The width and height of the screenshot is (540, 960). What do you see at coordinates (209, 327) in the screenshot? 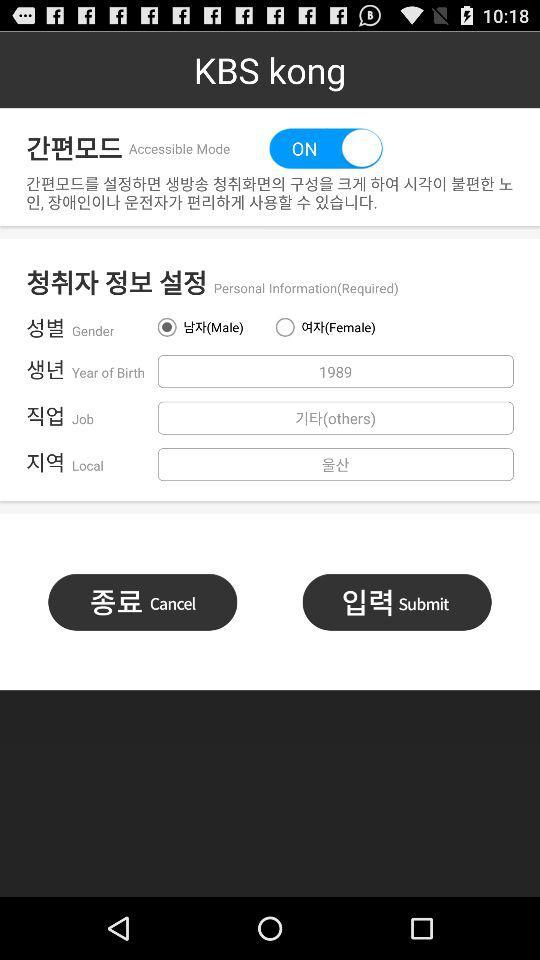
I see `app to the right of the gender app` at bounding box center [209, 327].